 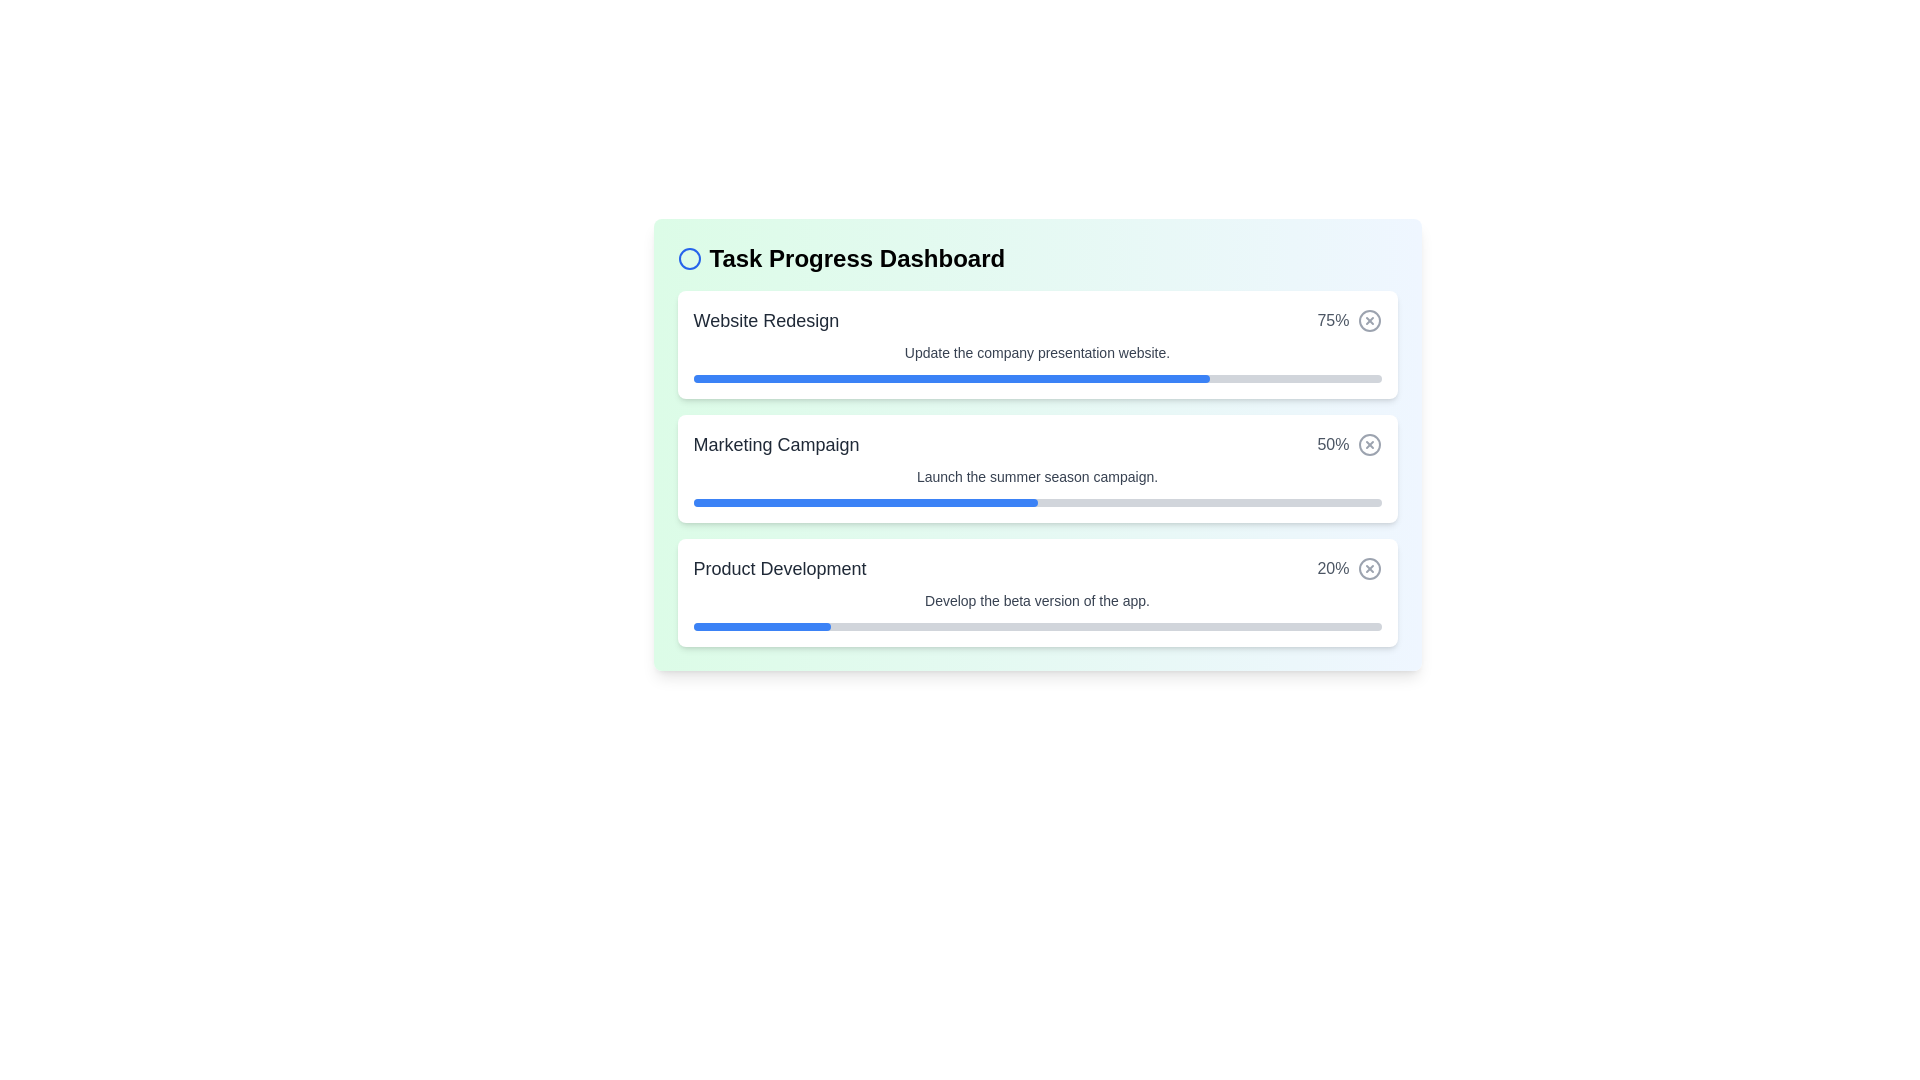 What do you see at coordinates (779, 569) in the screenshot?
I see `the text label displaying 'Product Development' in bold font style, which is positioned at the upper-left portion of the status row for the task` at bounding box center [779, 569].